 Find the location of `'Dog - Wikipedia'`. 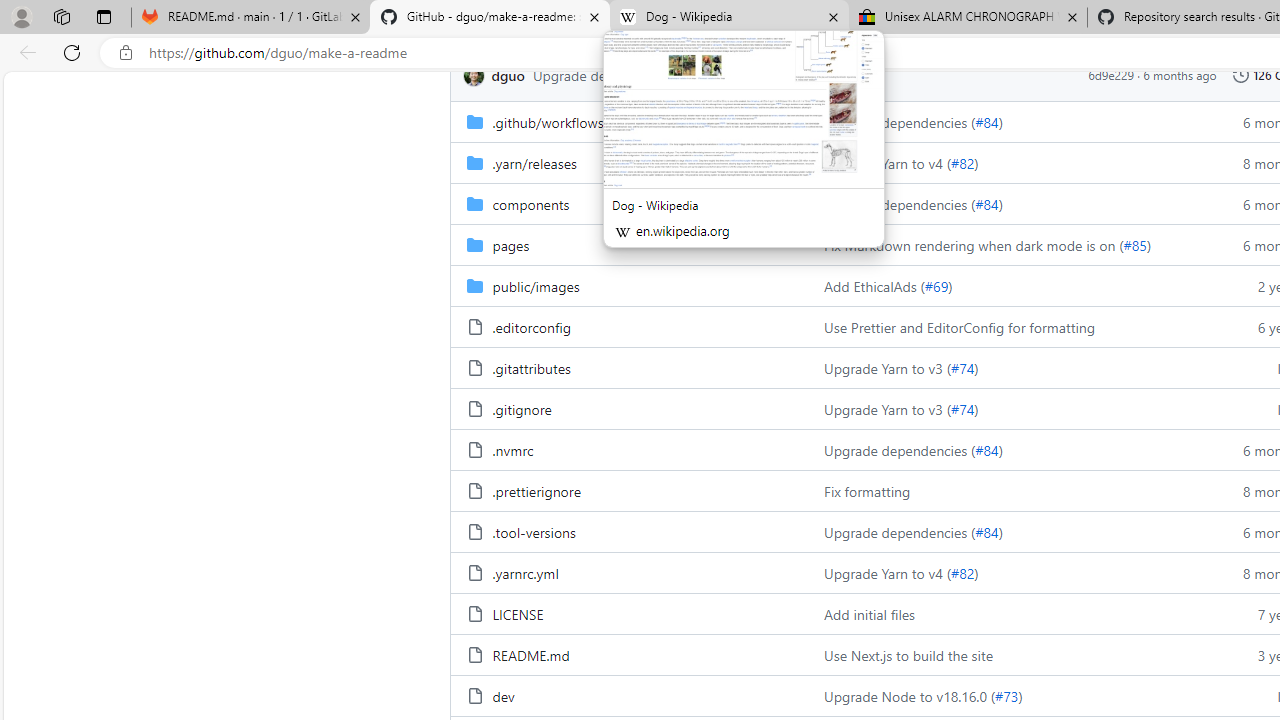

'Dog - Wikipedia' is located at coordinates (728, 17).